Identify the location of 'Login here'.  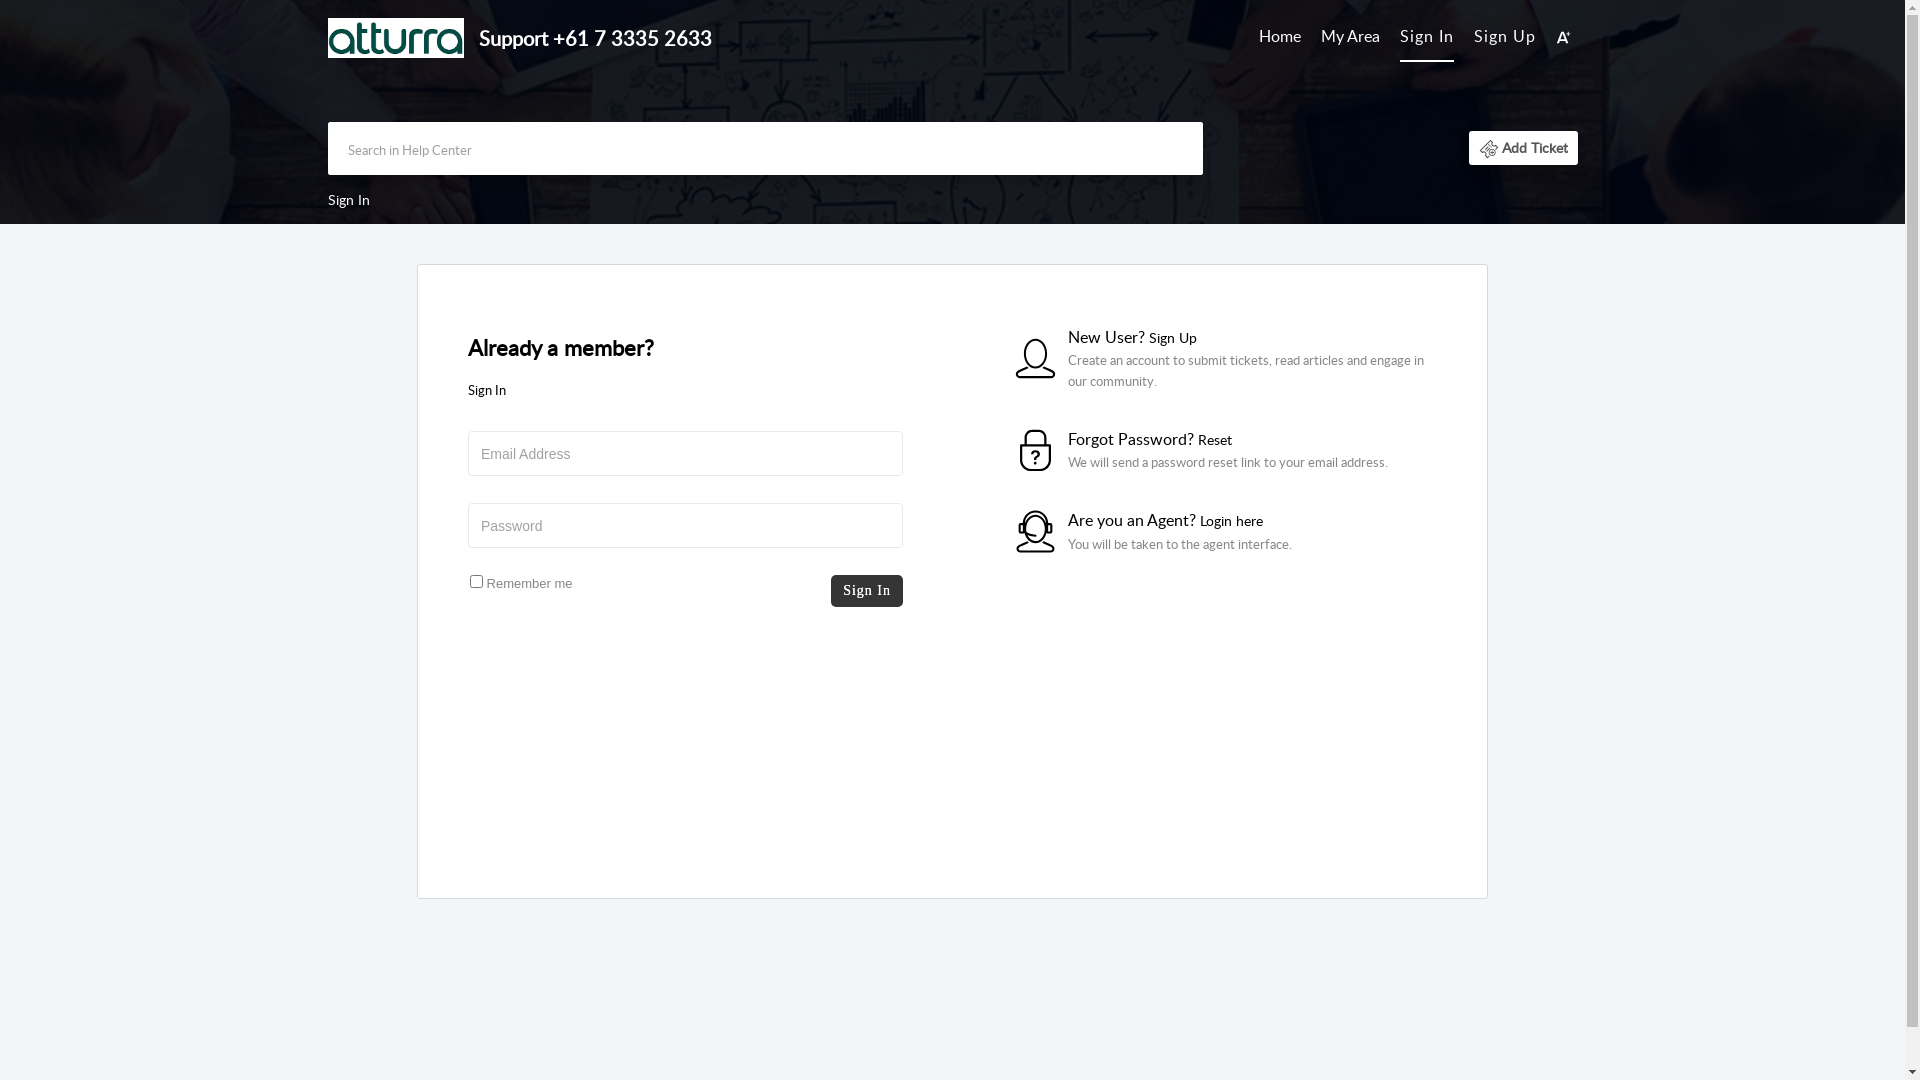
(1230, 519).